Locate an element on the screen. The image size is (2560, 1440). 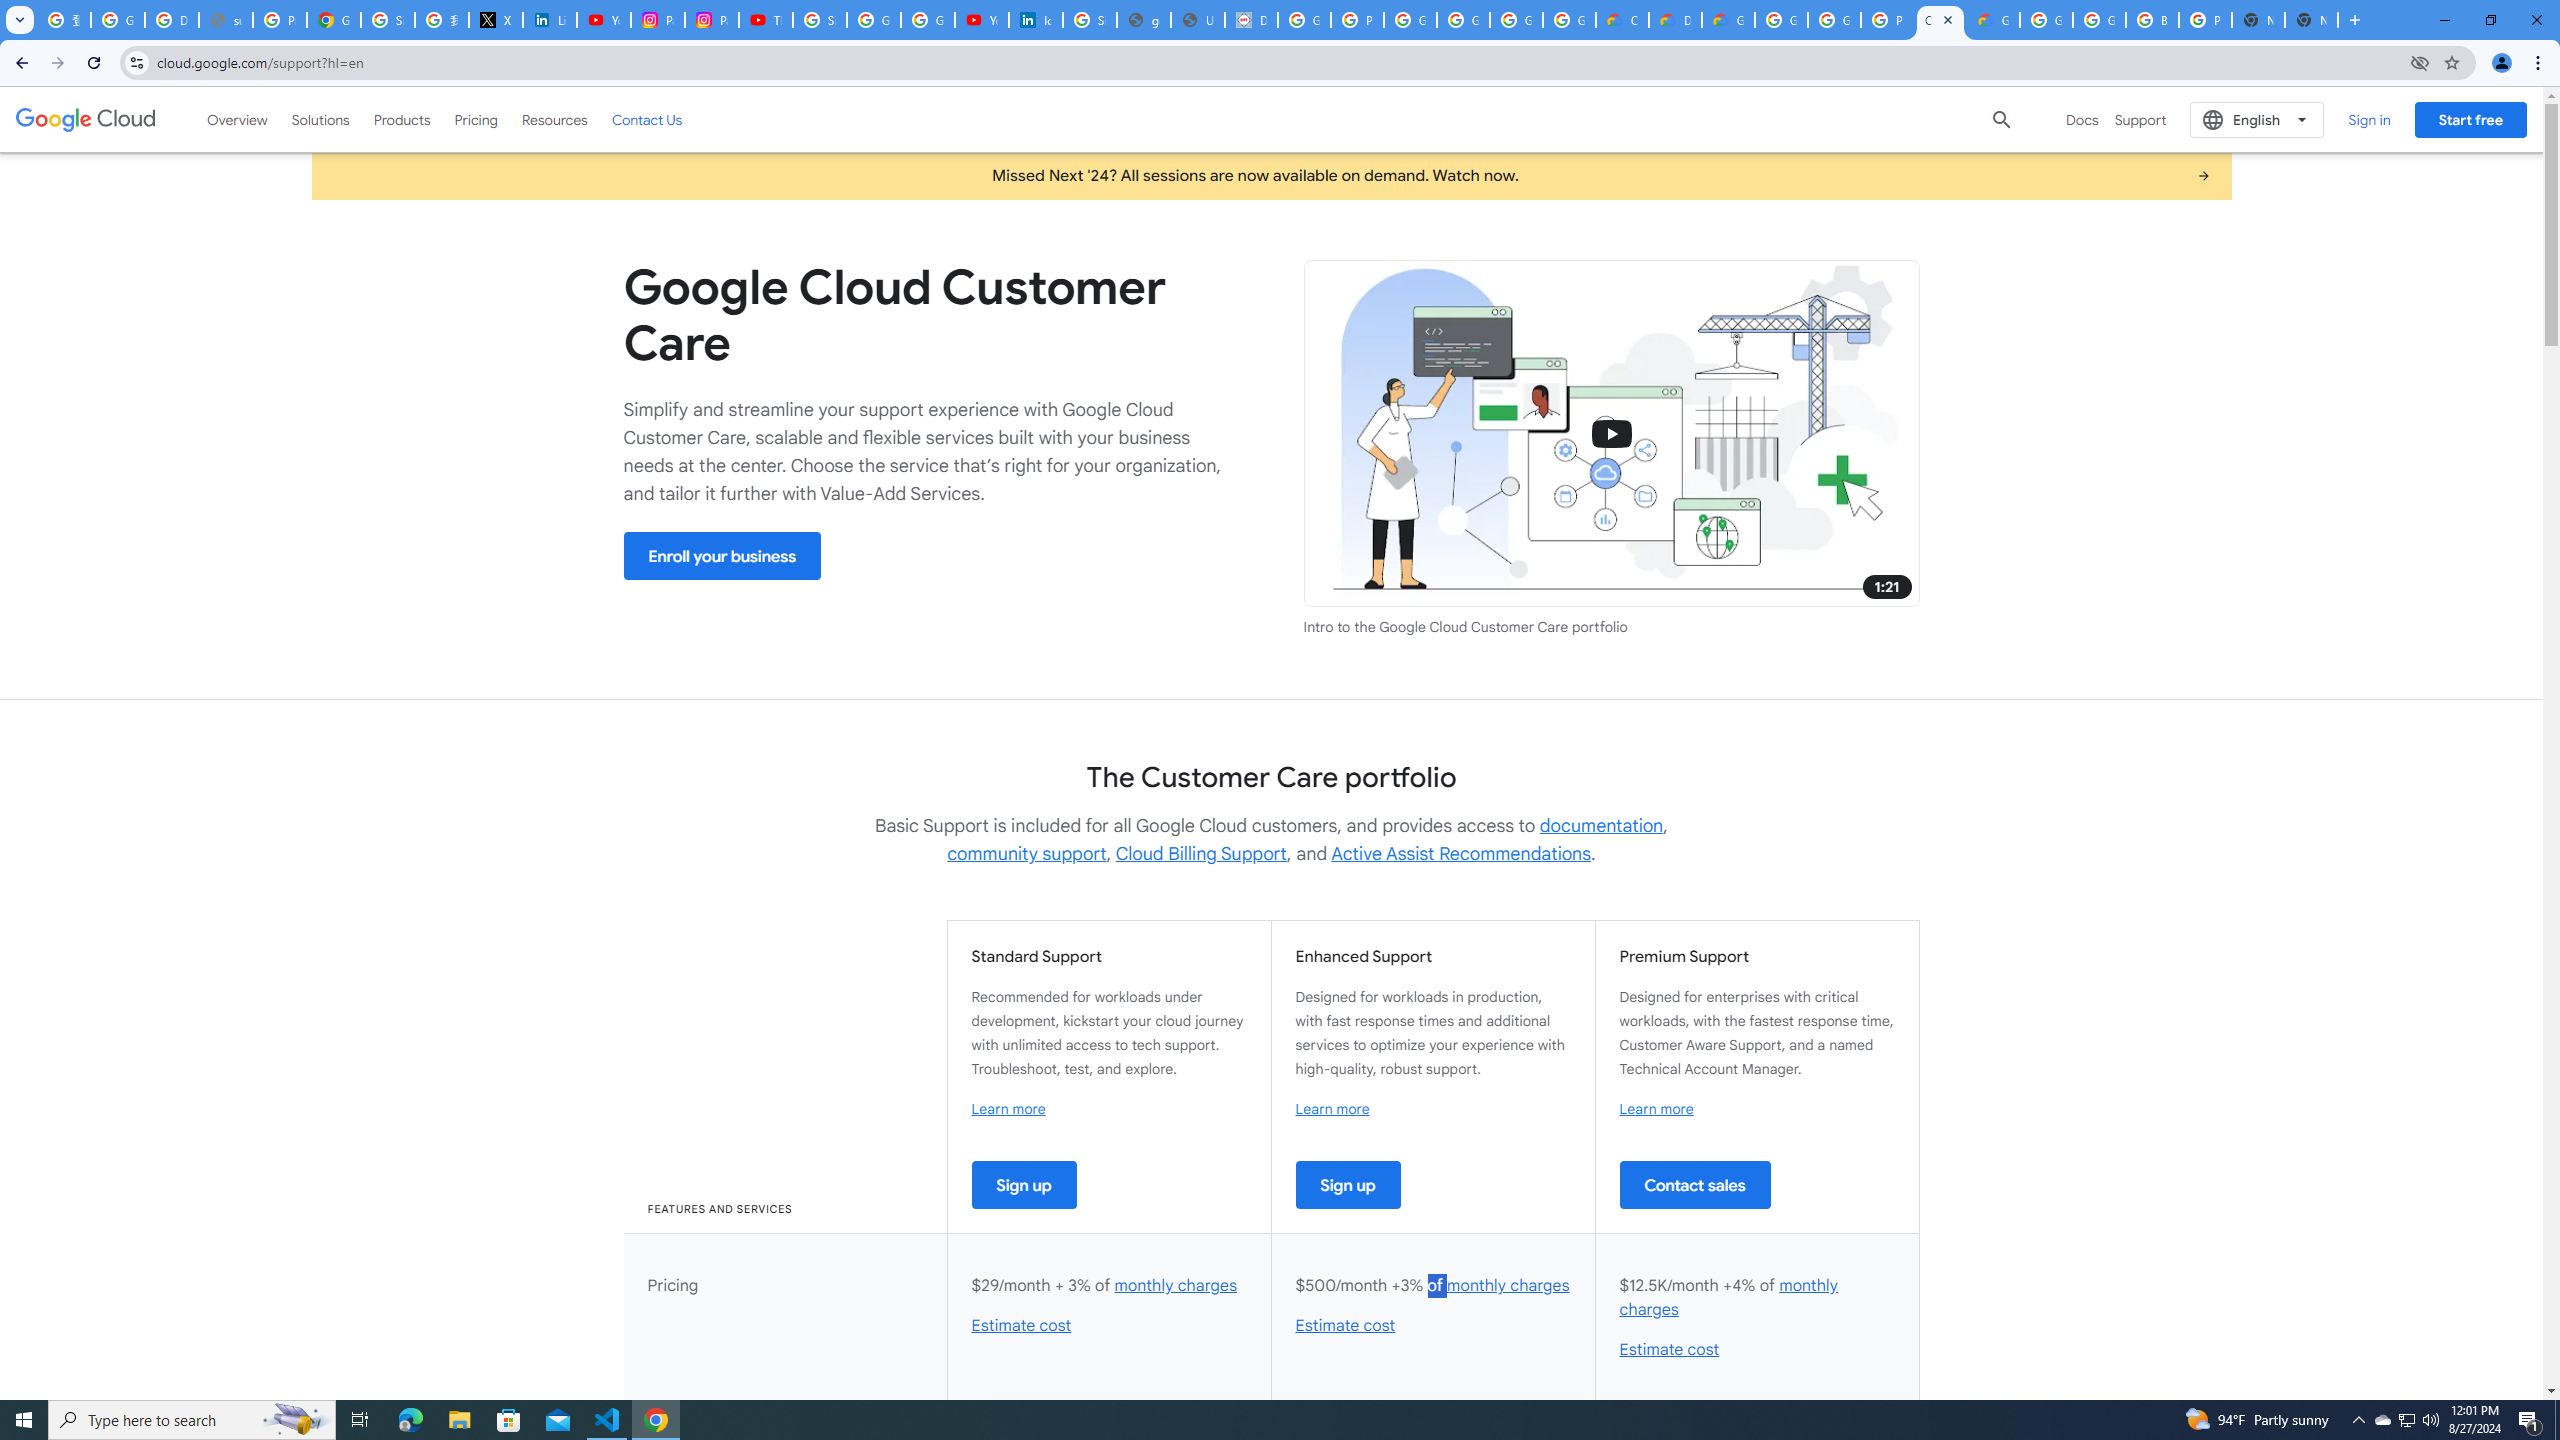
'Google Workspace - Specific Terms' is located at coordinates (1516, 19).